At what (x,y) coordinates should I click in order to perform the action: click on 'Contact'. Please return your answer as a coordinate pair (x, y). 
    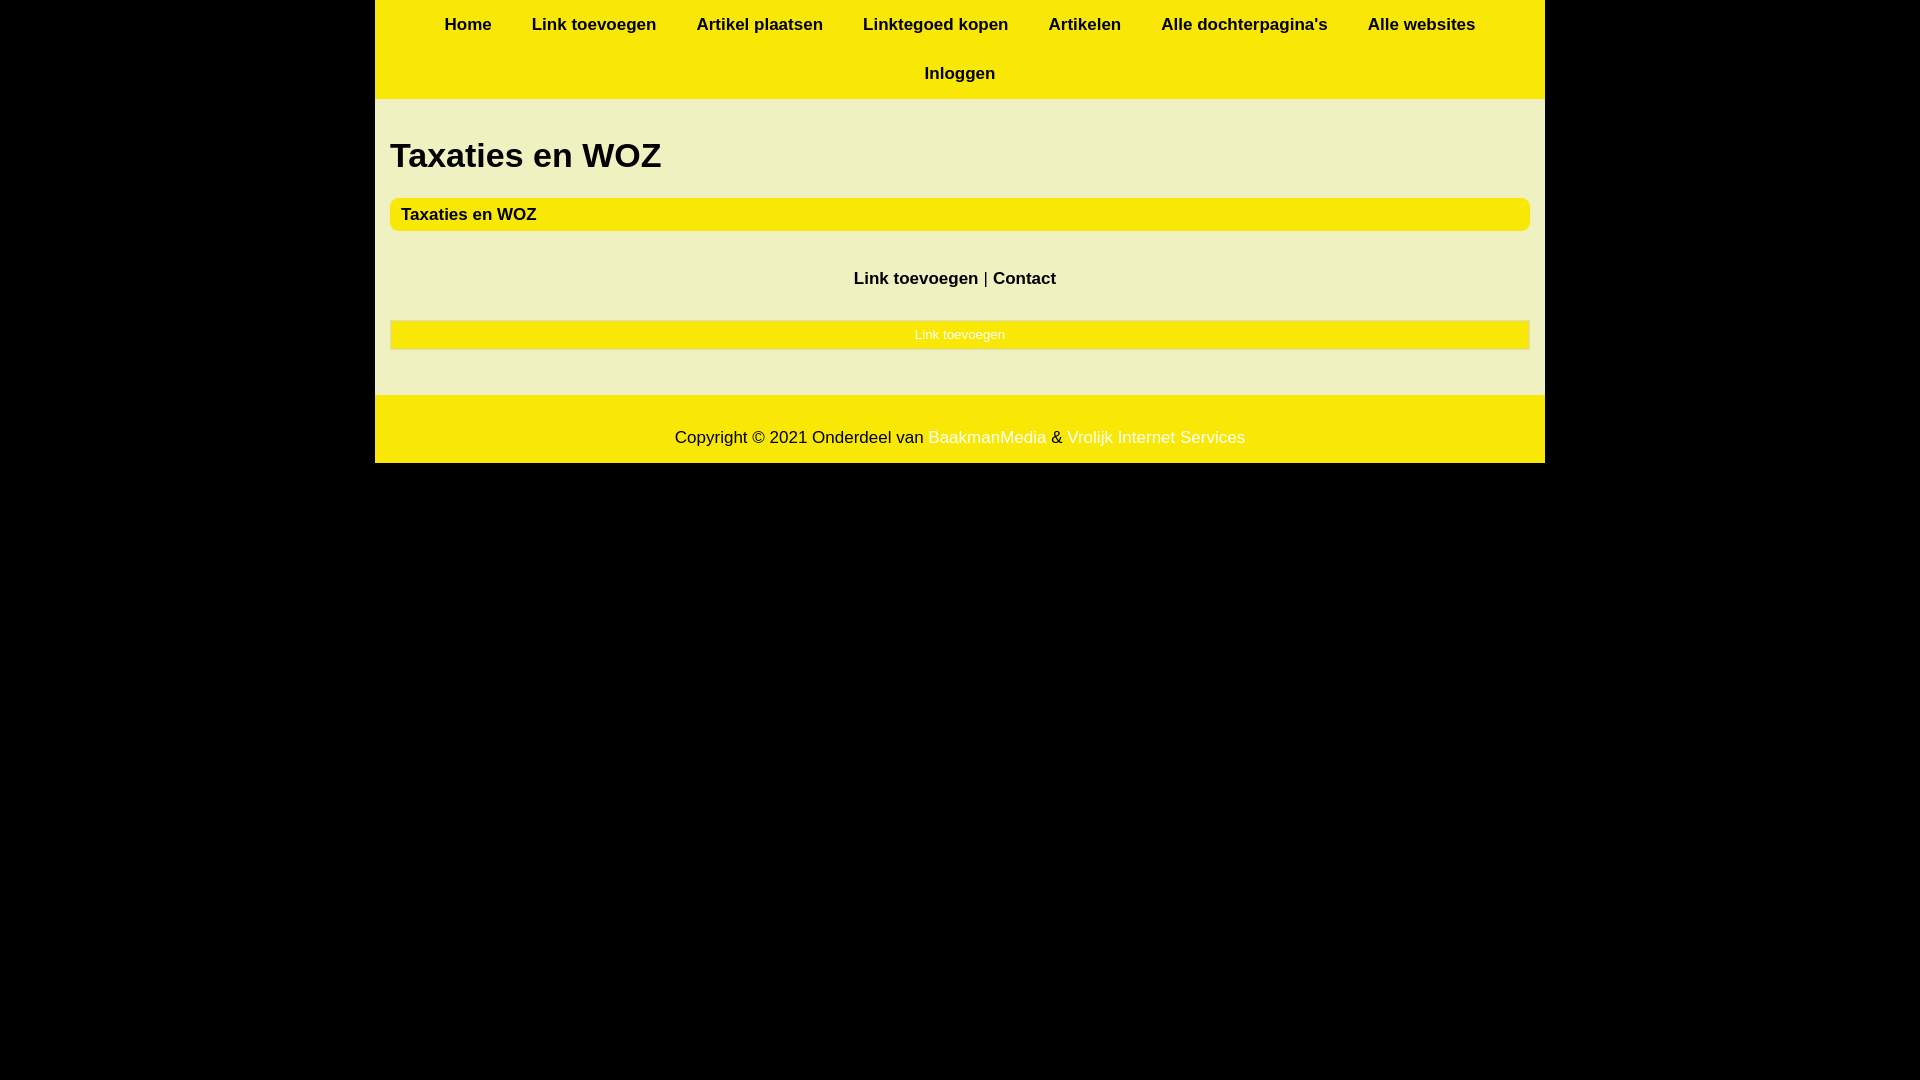
    Looking at the image, I should click on (1024, 278).